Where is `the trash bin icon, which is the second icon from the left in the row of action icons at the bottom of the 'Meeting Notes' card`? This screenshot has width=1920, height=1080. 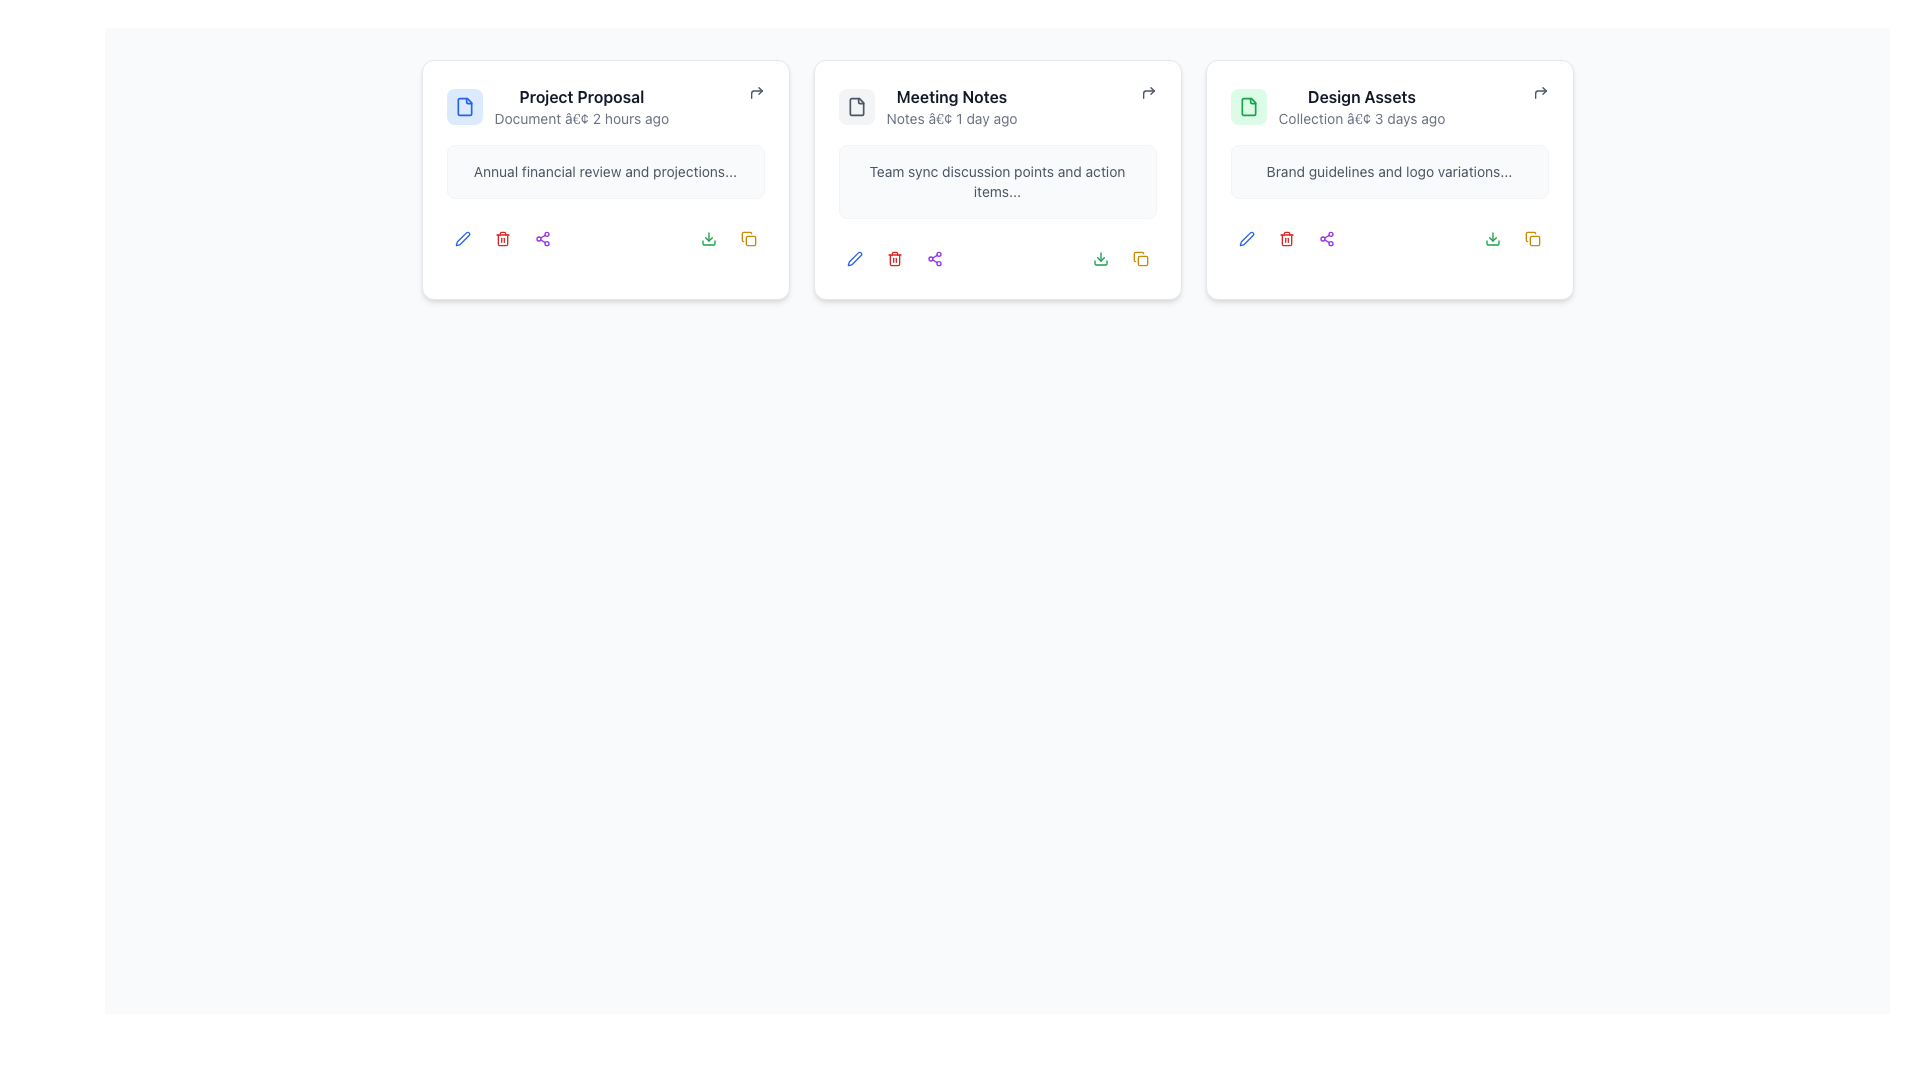
the trash bin icon, which is the second icon from the left in the row of action icons at the bottom of the 'Meeting Notes' card is located at coordinates (893, 257).